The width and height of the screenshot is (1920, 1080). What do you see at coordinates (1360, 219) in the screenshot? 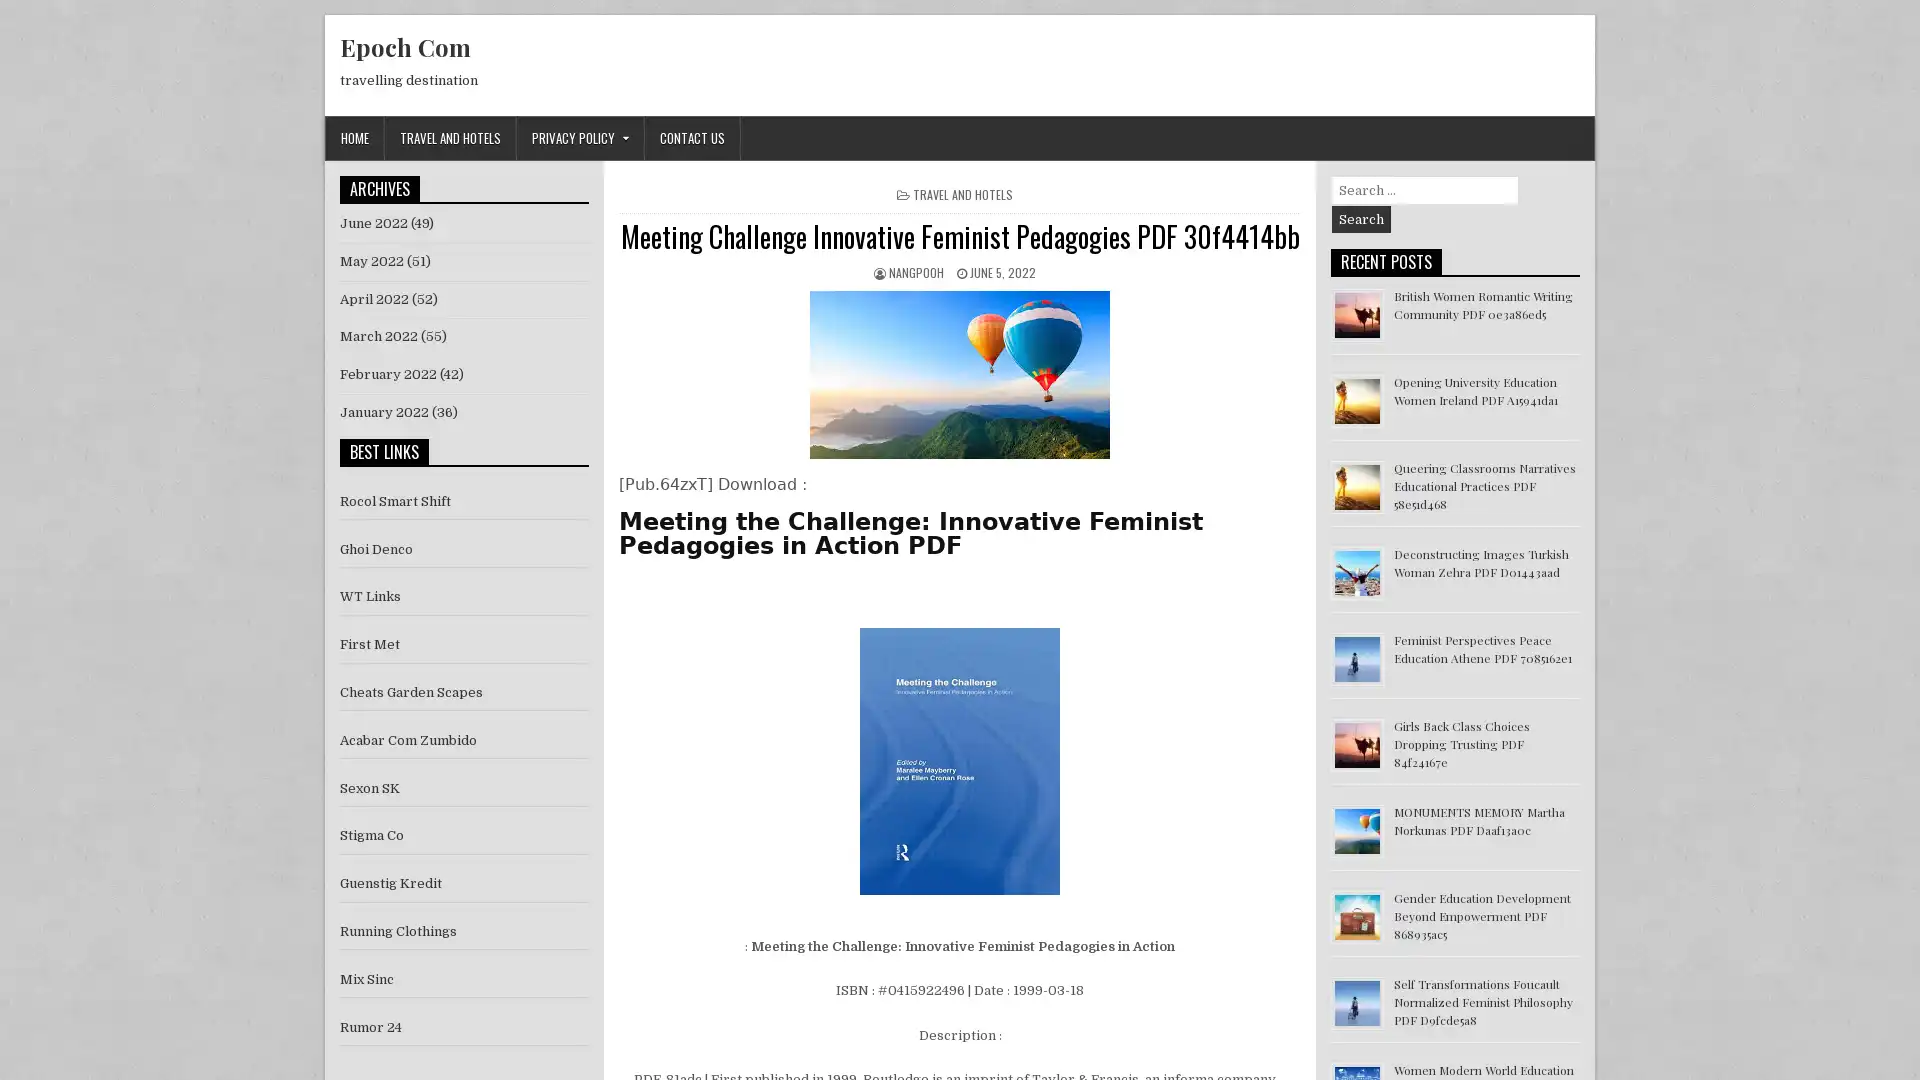
I see `Search` at bounding box center [1360, 219].